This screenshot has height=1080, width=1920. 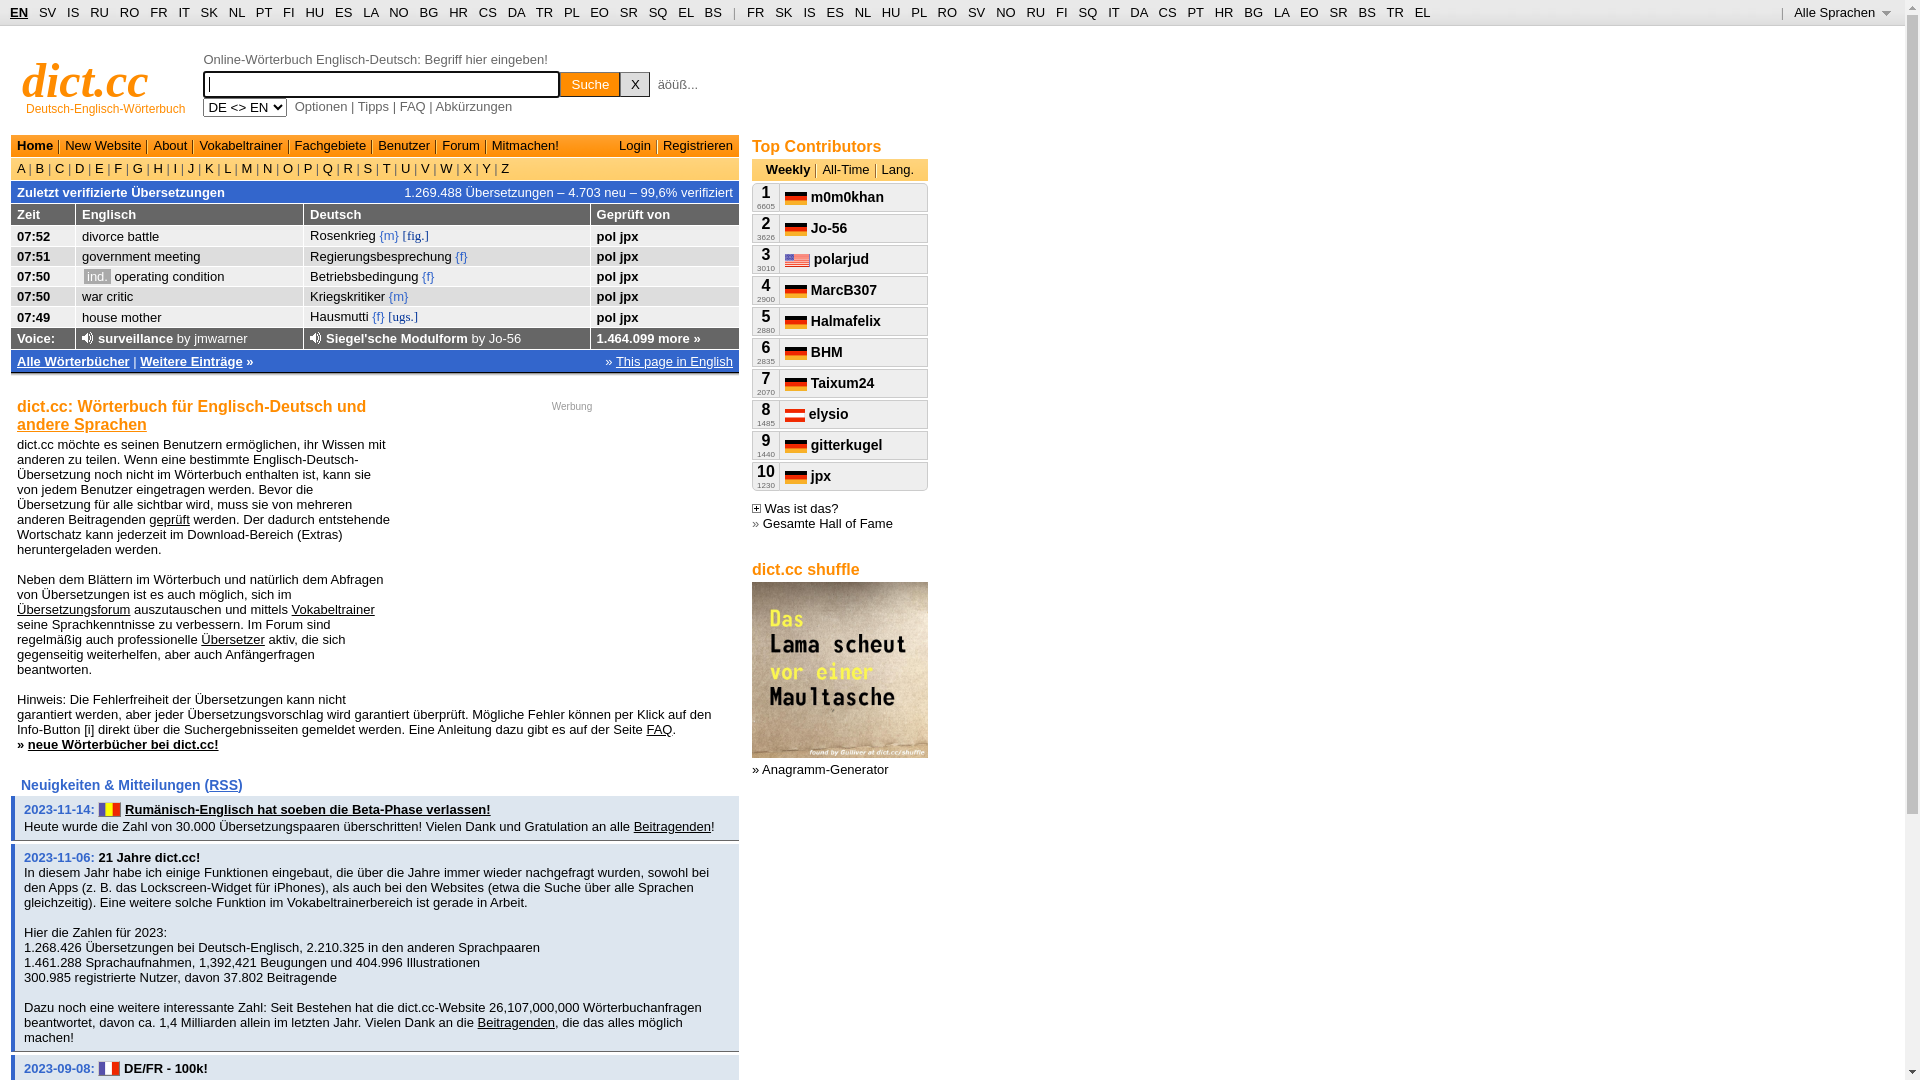 I want to click on 'pol', so click(x=595, y=276).